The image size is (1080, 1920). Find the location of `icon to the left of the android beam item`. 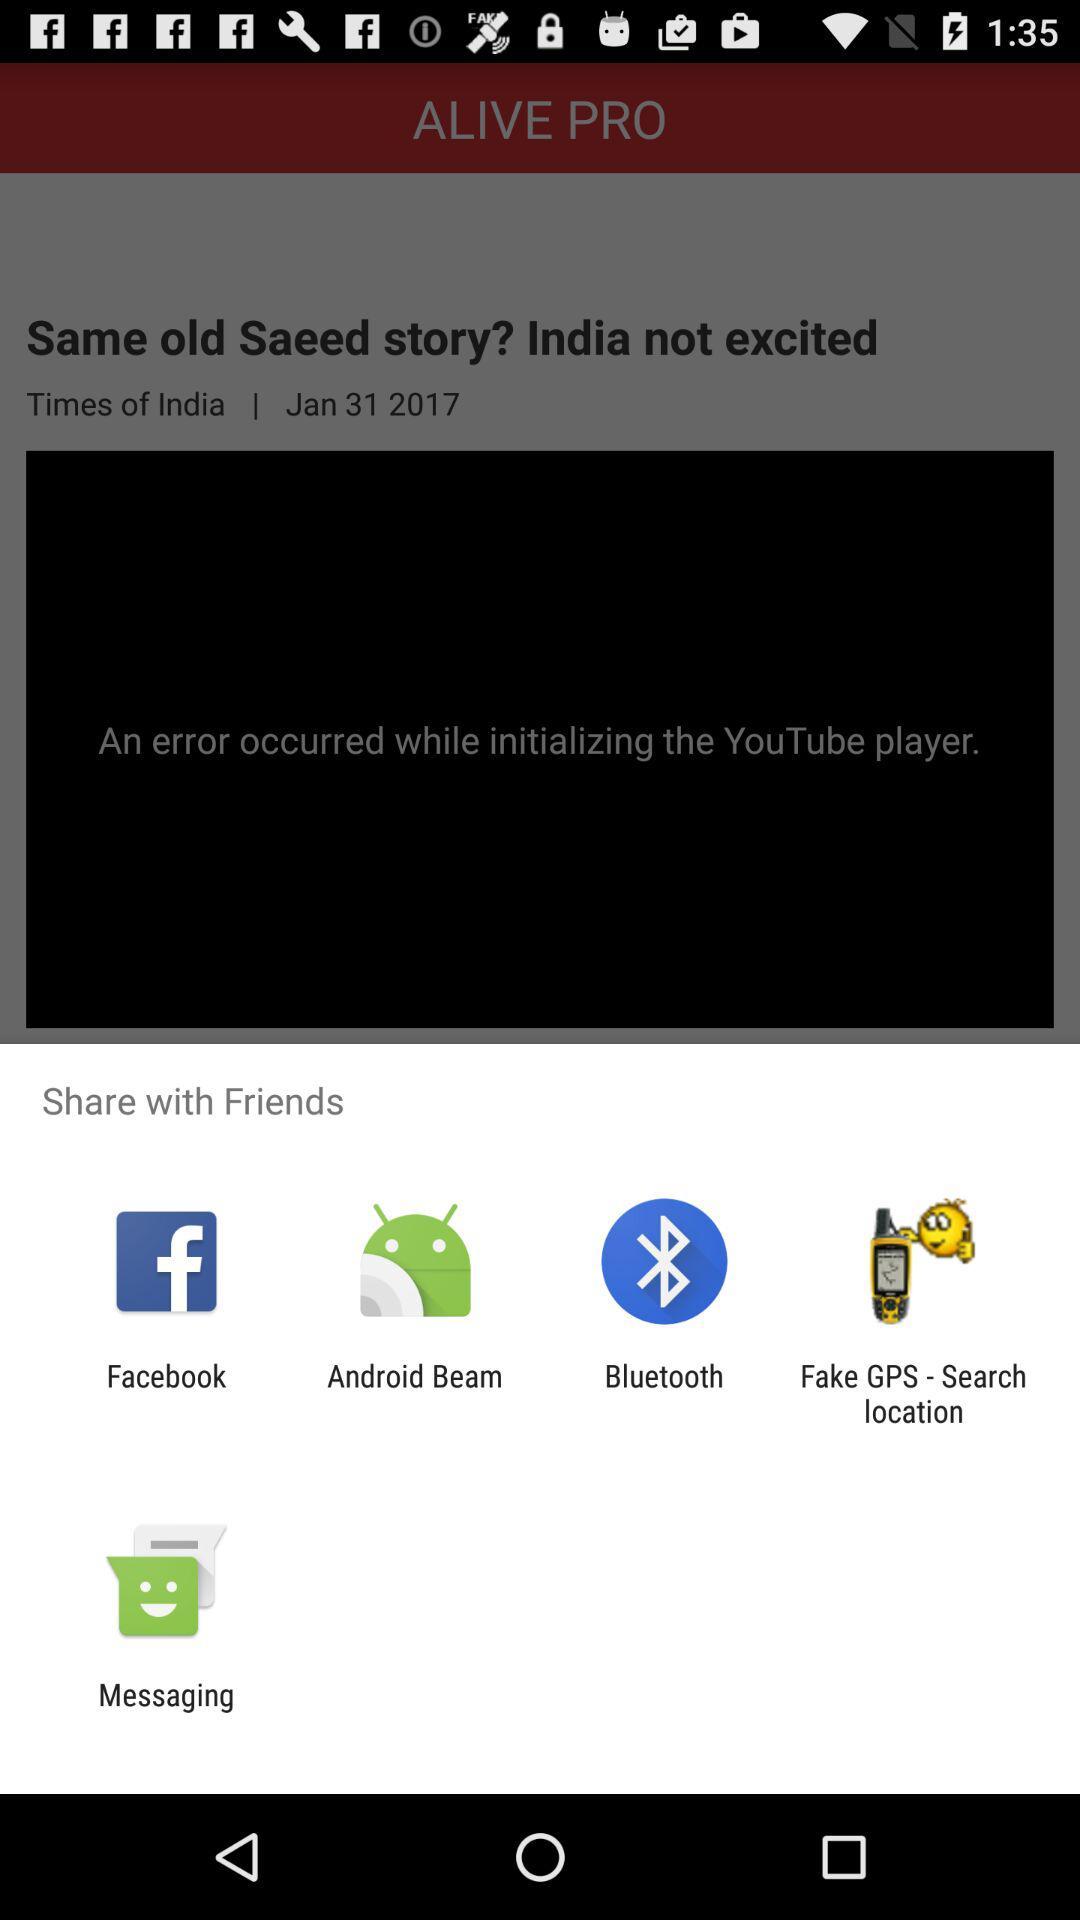

icon to the left of the android beam item is located at coordinates (165, 1392).